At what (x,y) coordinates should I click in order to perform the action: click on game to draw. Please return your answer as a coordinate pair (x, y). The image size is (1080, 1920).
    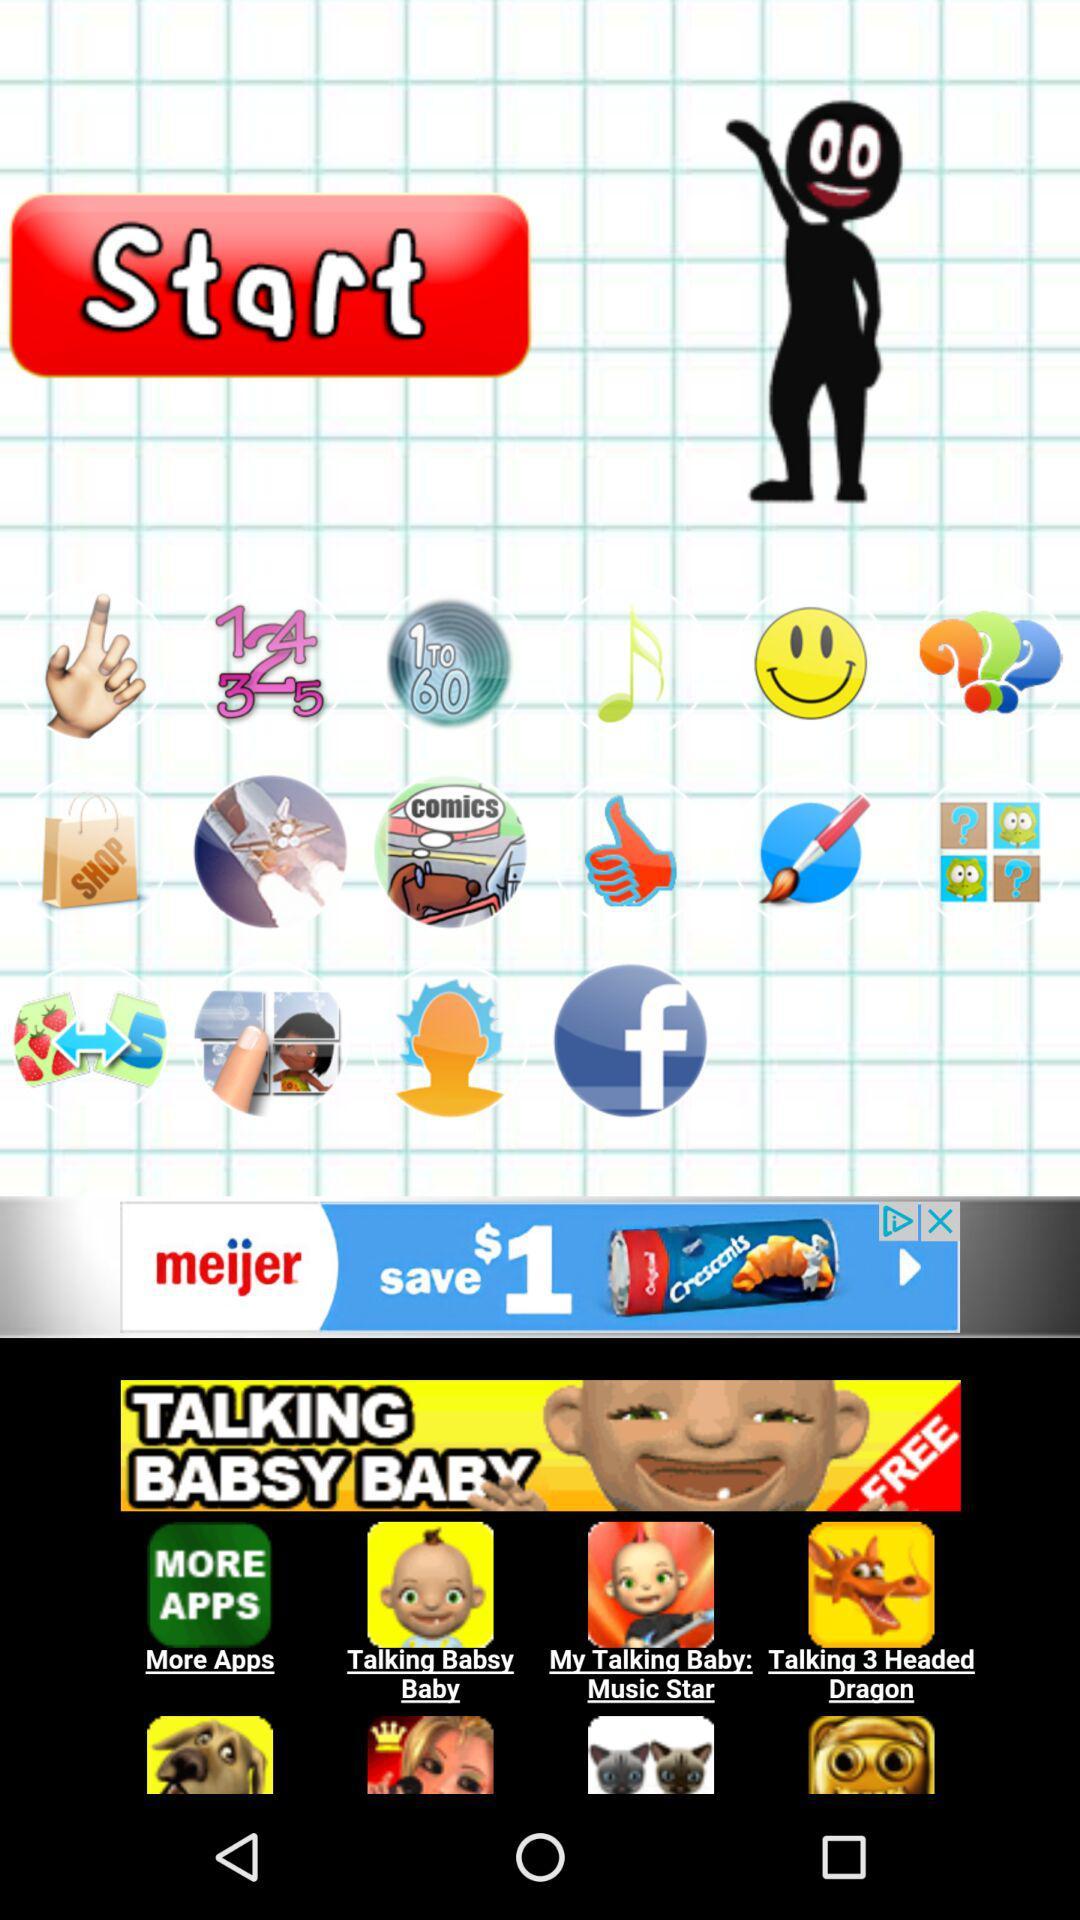
    Looking at the image, I should click on (810, 851).